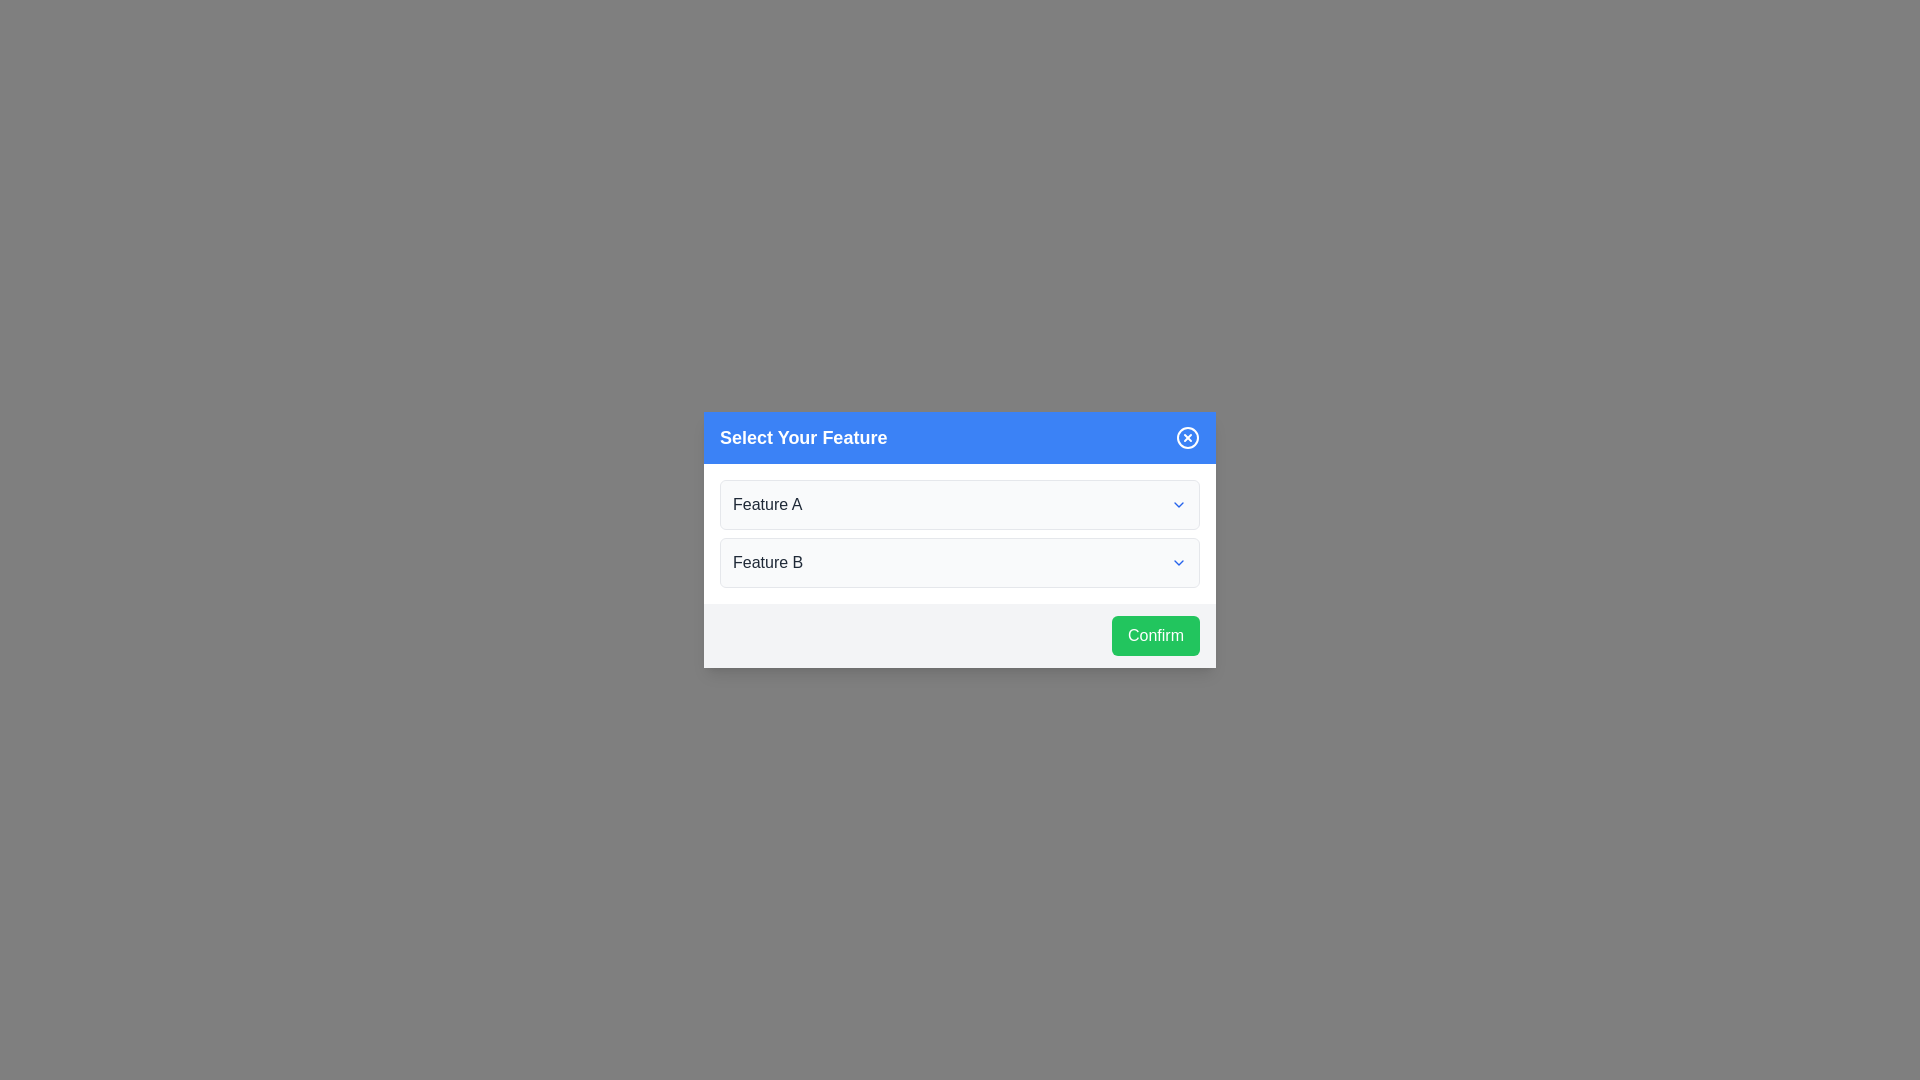 This screenshot has width=1920, height=1080. What do you see at coordinates (1188, 437) in the screenshot?
I see `the close button located at the top-right corner of the 'Select Your Feature' dialog` at bounding box center [1188, 437].